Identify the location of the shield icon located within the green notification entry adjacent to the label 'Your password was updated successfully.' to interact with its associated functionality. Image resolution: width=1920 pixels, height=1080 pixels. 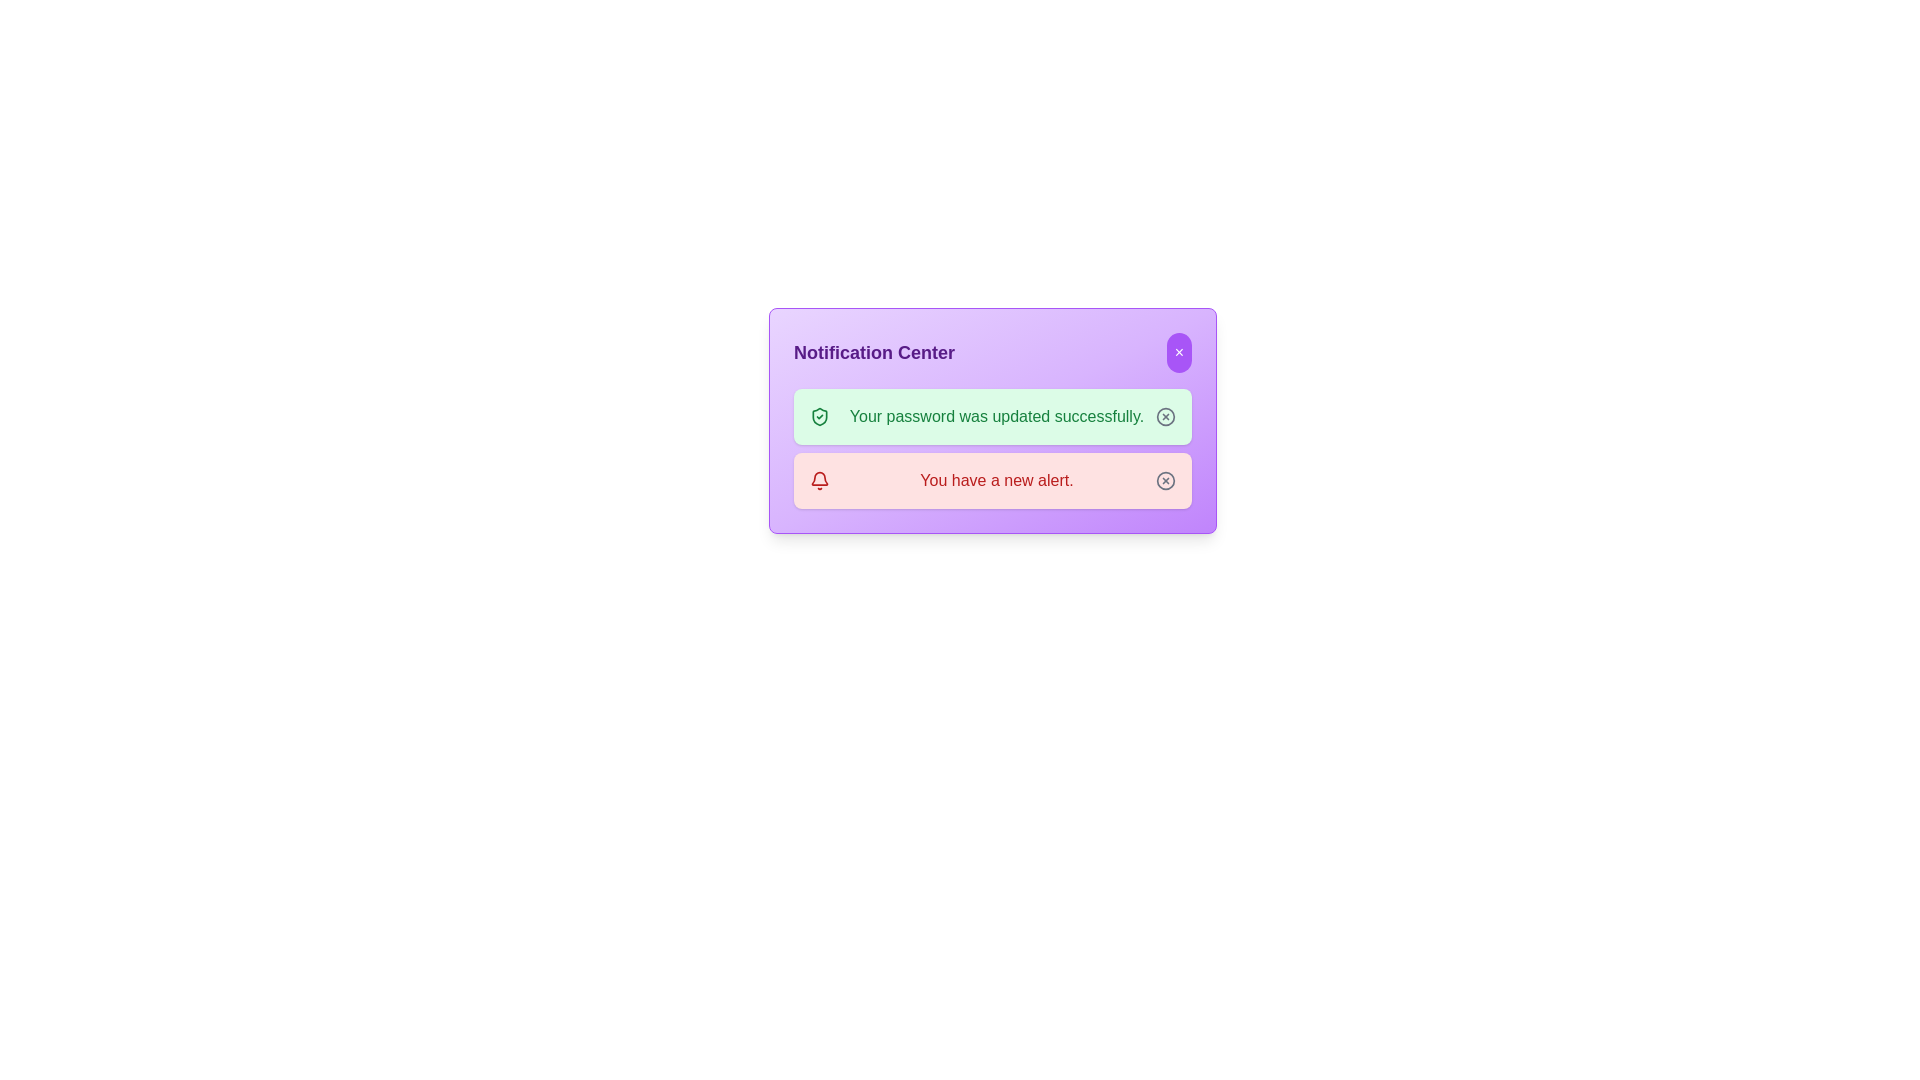
(820, 415).